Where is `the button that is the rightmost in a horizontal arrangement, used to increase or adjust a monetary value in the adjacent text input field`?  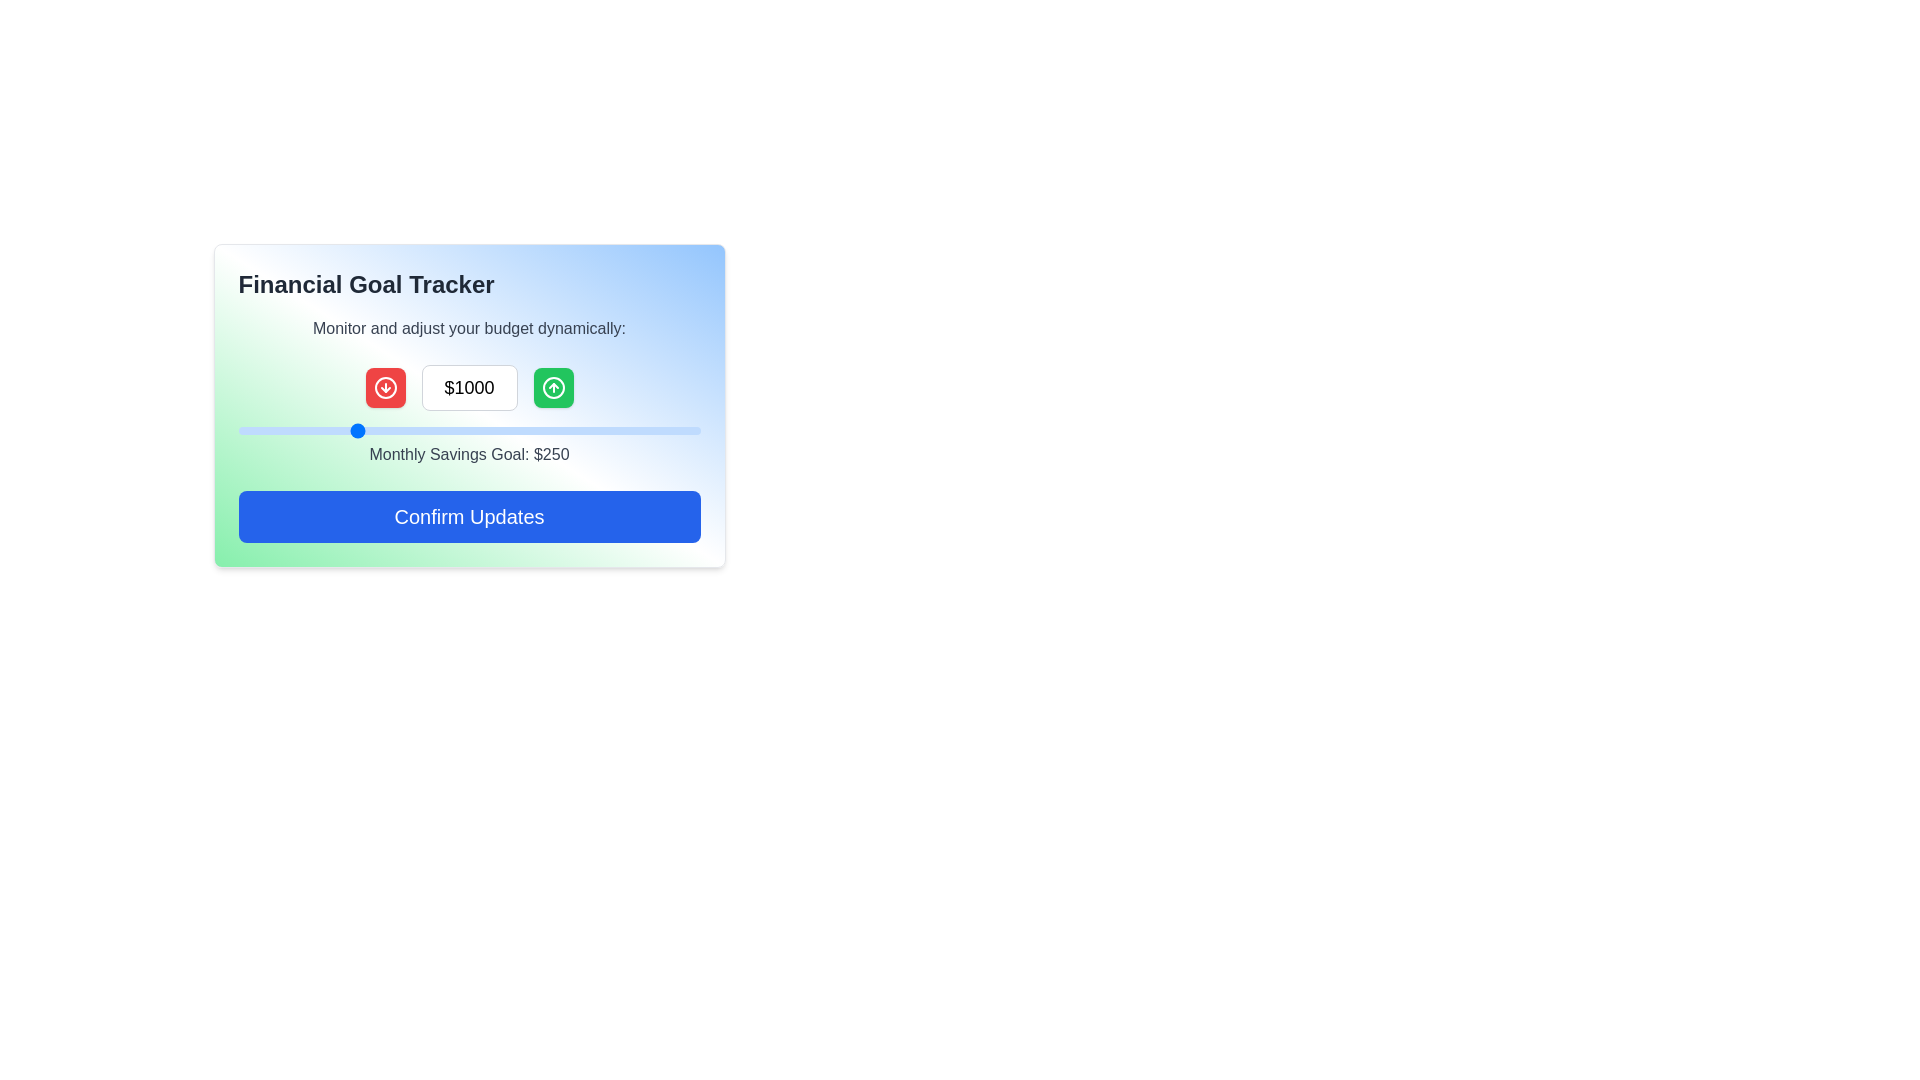
the button that is the rightmost in a horizontal arrangement, used to increase or adjust a monetary value in the adjacent text input field is located at coordinates (553, 388).